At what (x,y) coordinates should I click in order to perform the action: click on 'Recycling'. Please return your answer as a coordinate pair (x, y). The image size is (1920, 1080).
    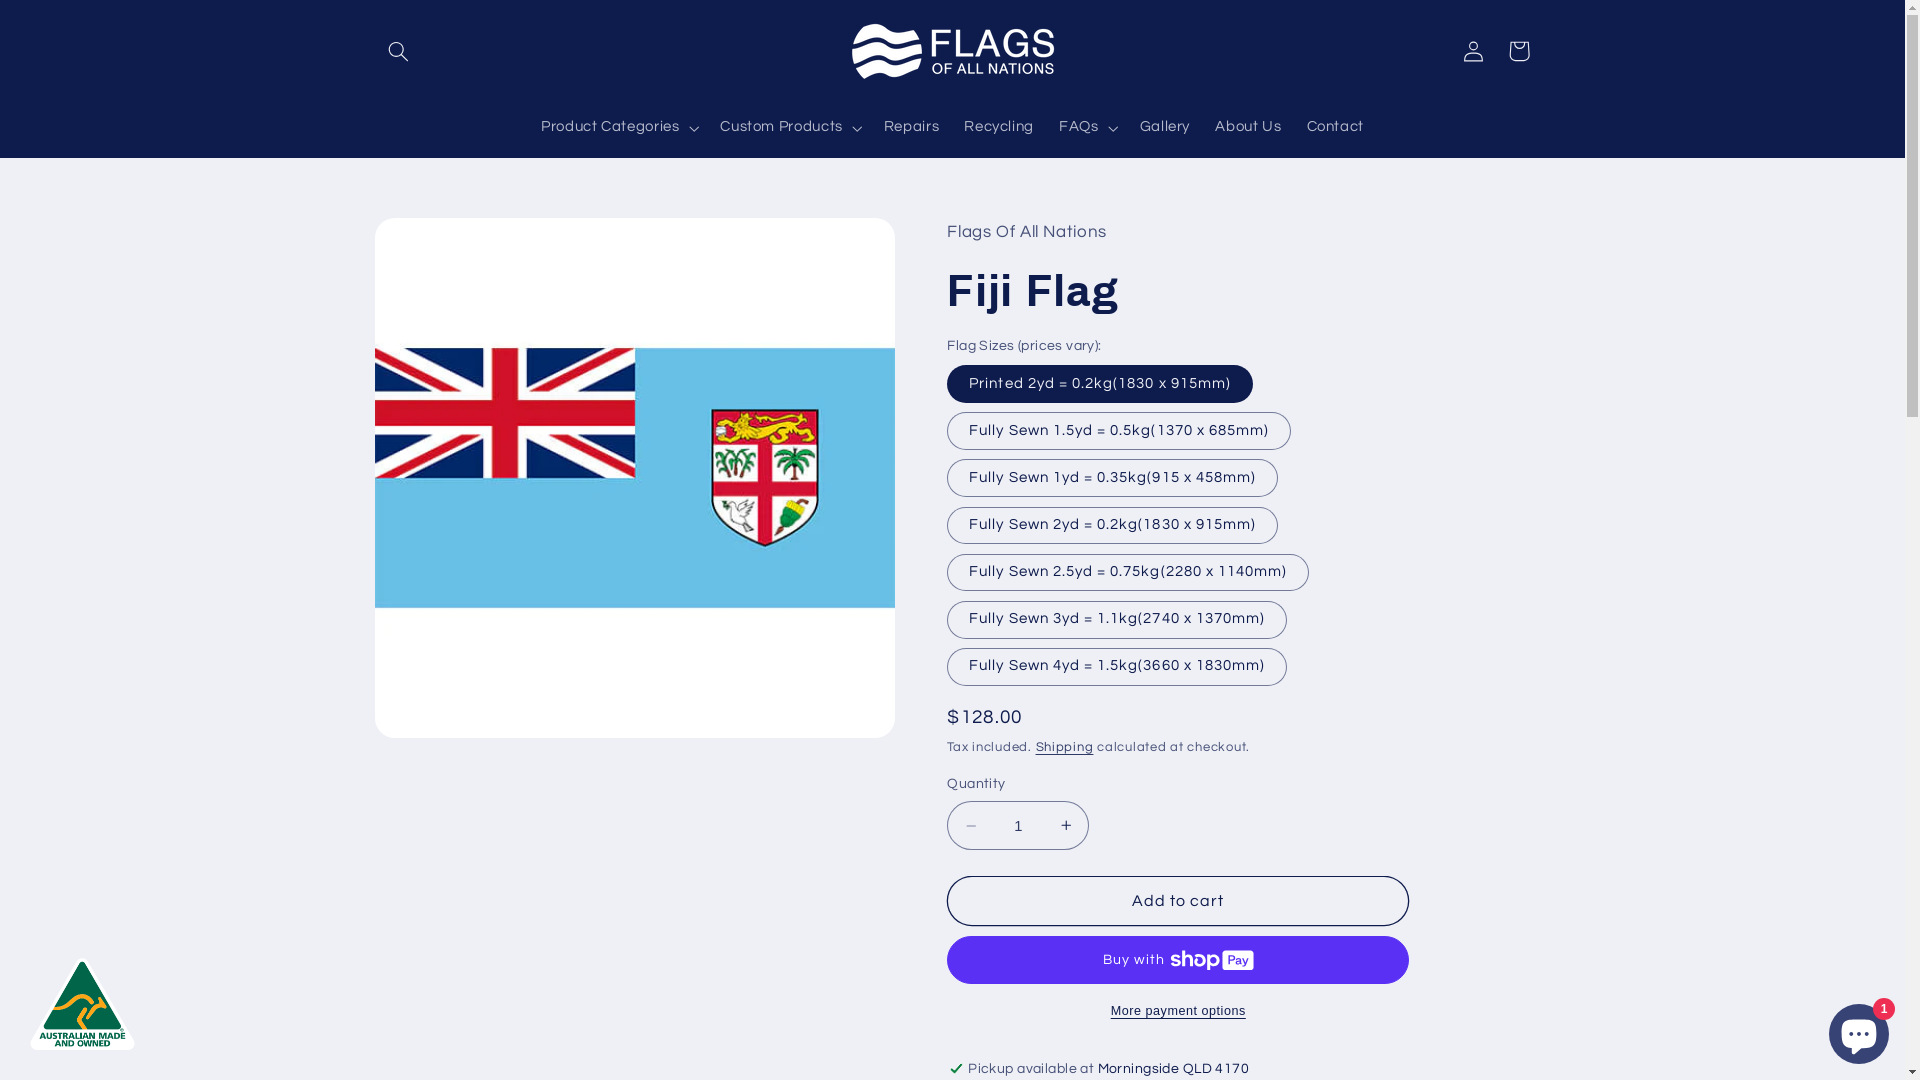
    Looking at the image, I should click on (950, 127).